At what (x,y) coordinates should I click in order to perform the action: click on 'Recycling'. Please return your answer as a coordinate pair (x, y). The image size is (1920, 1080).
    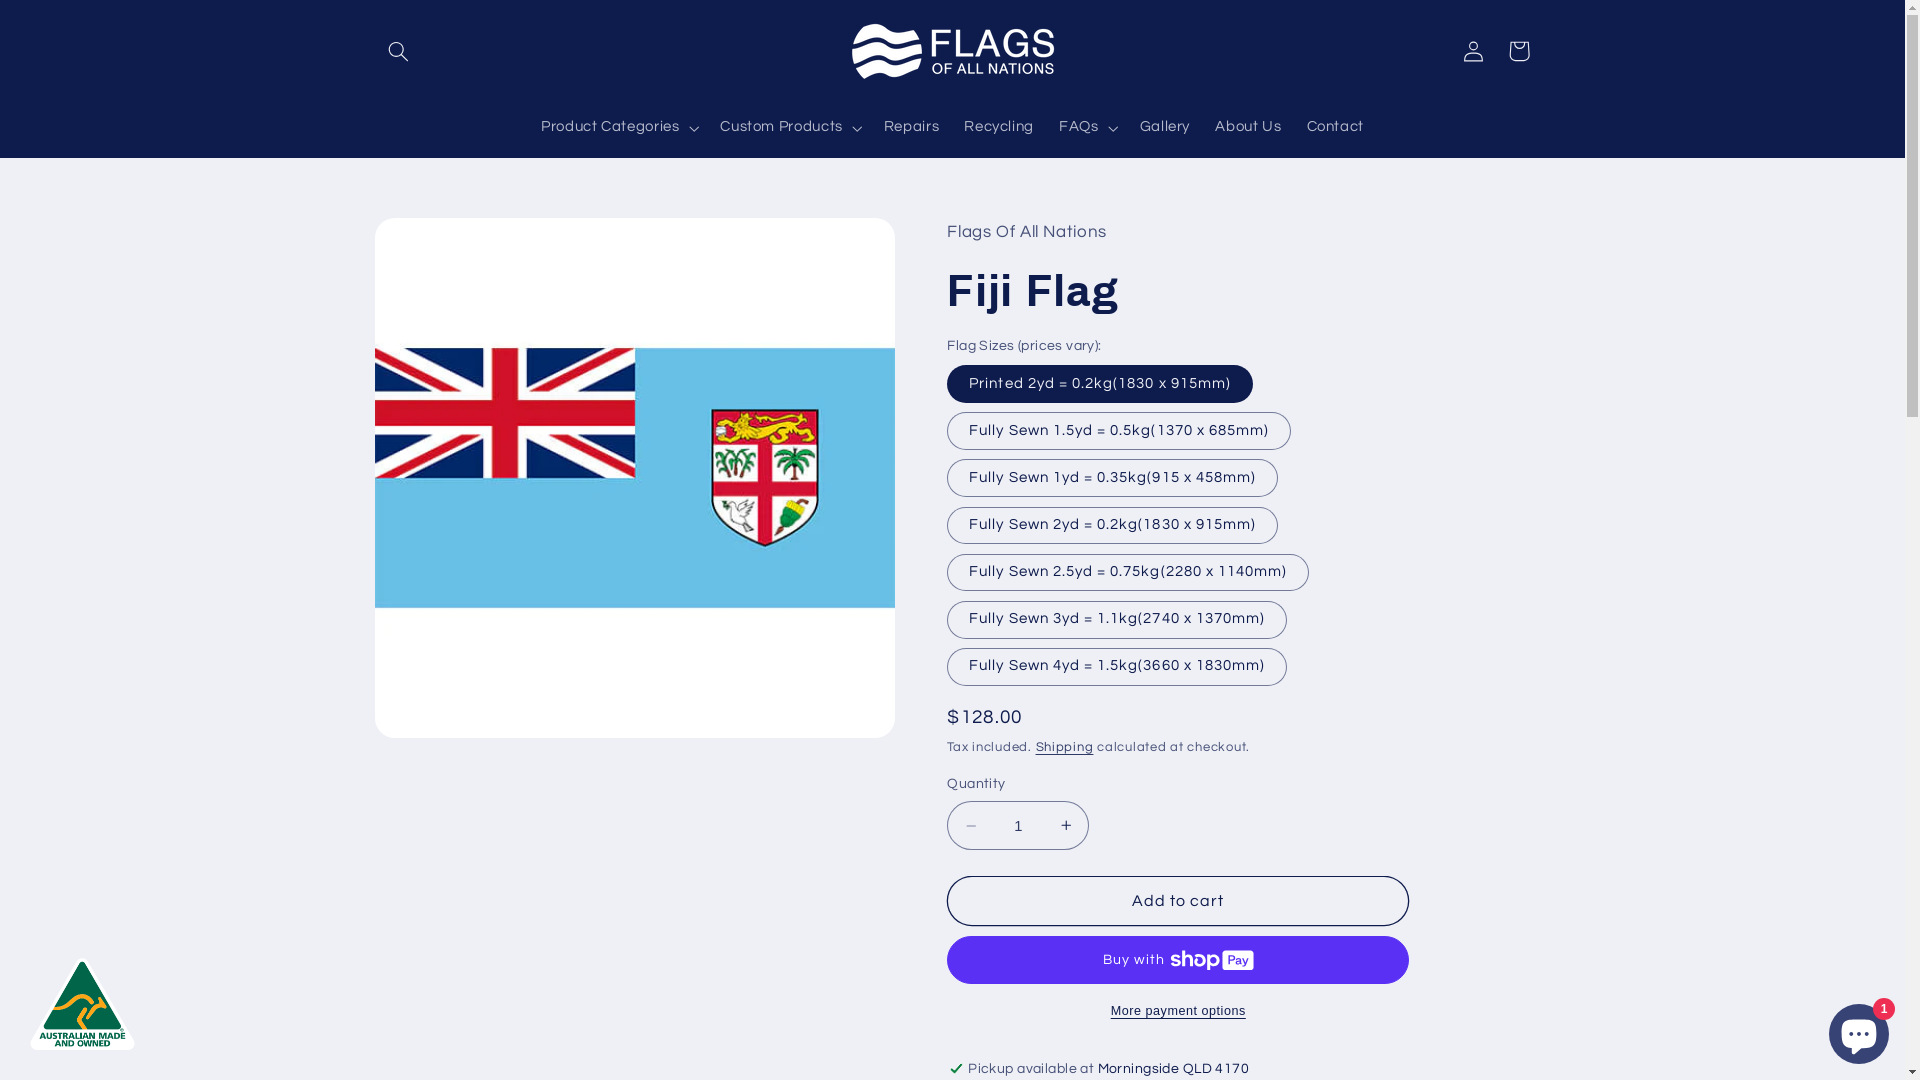
    Looking at the image, I should click on (950, 127).